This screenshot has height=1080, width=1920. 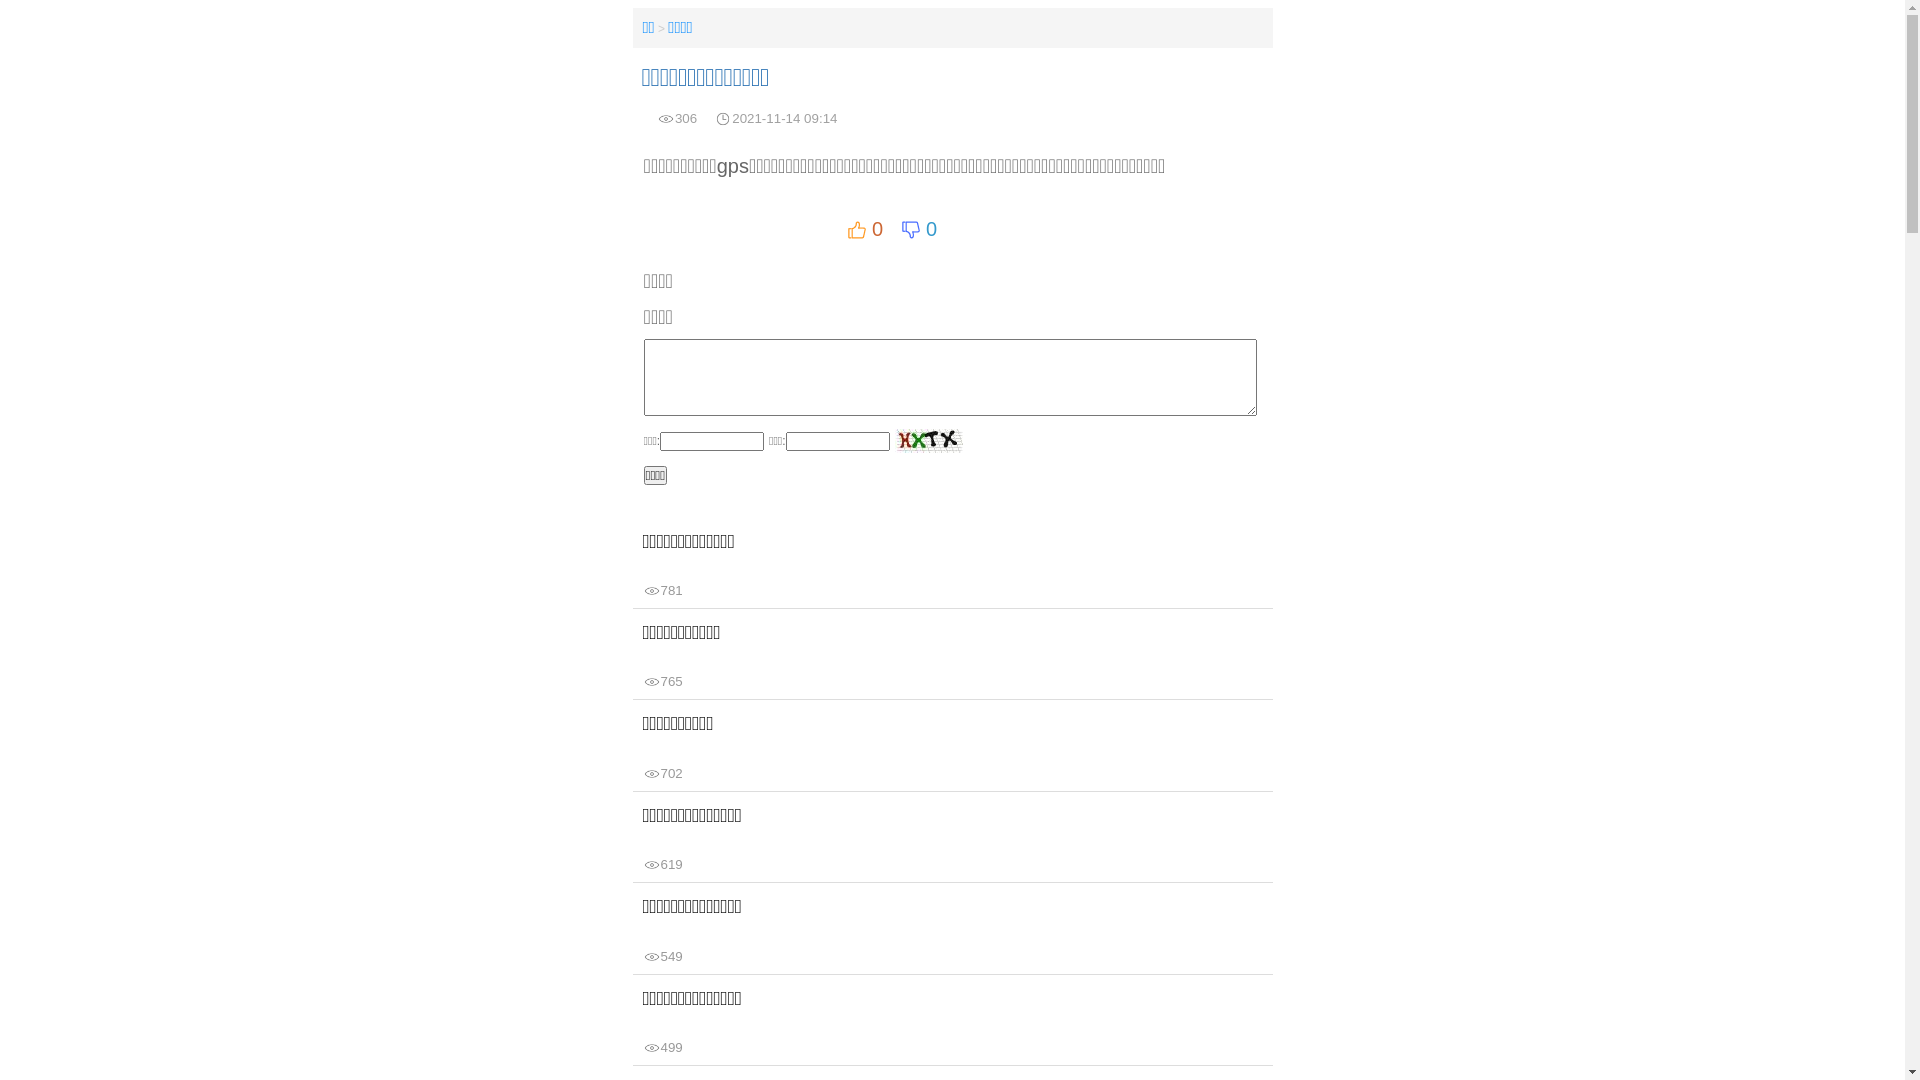 I want to click on '0', so click(x=864, y=228).